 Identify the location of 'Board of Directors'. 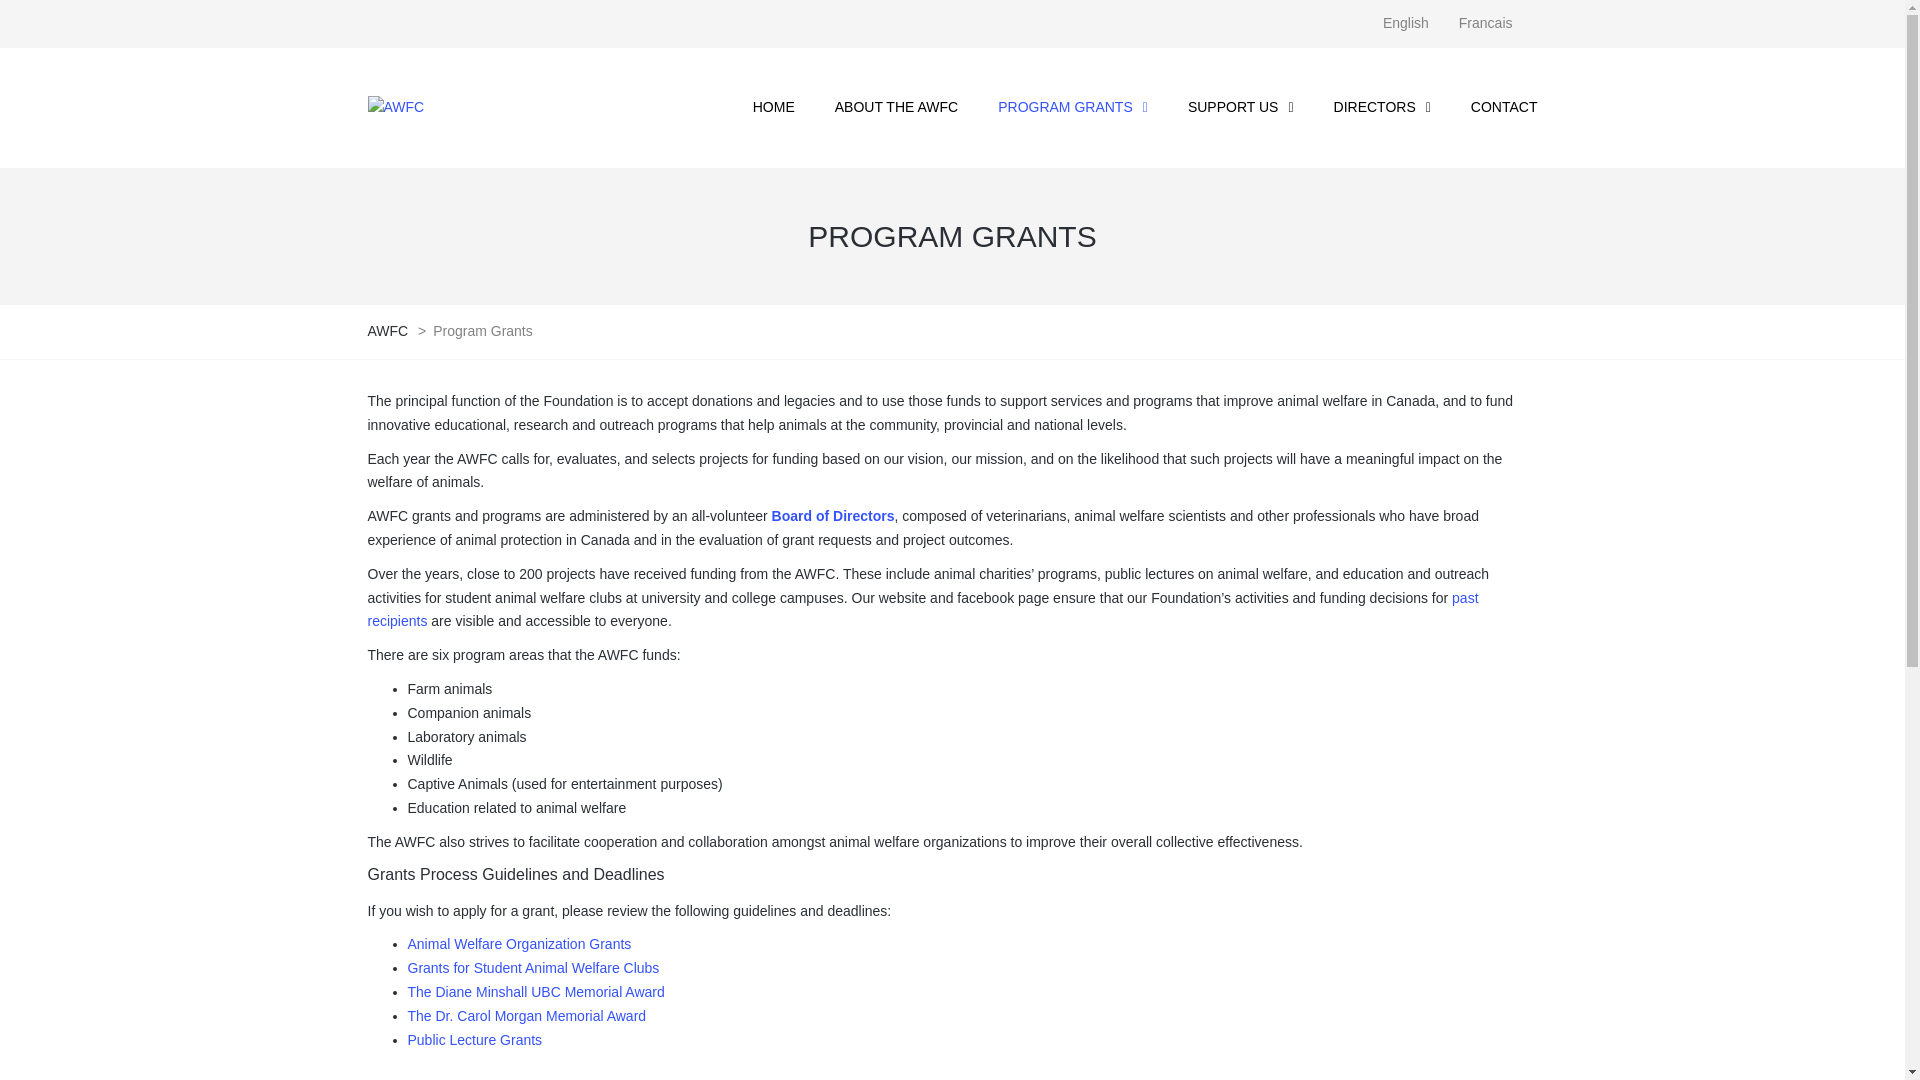
(833, 515).